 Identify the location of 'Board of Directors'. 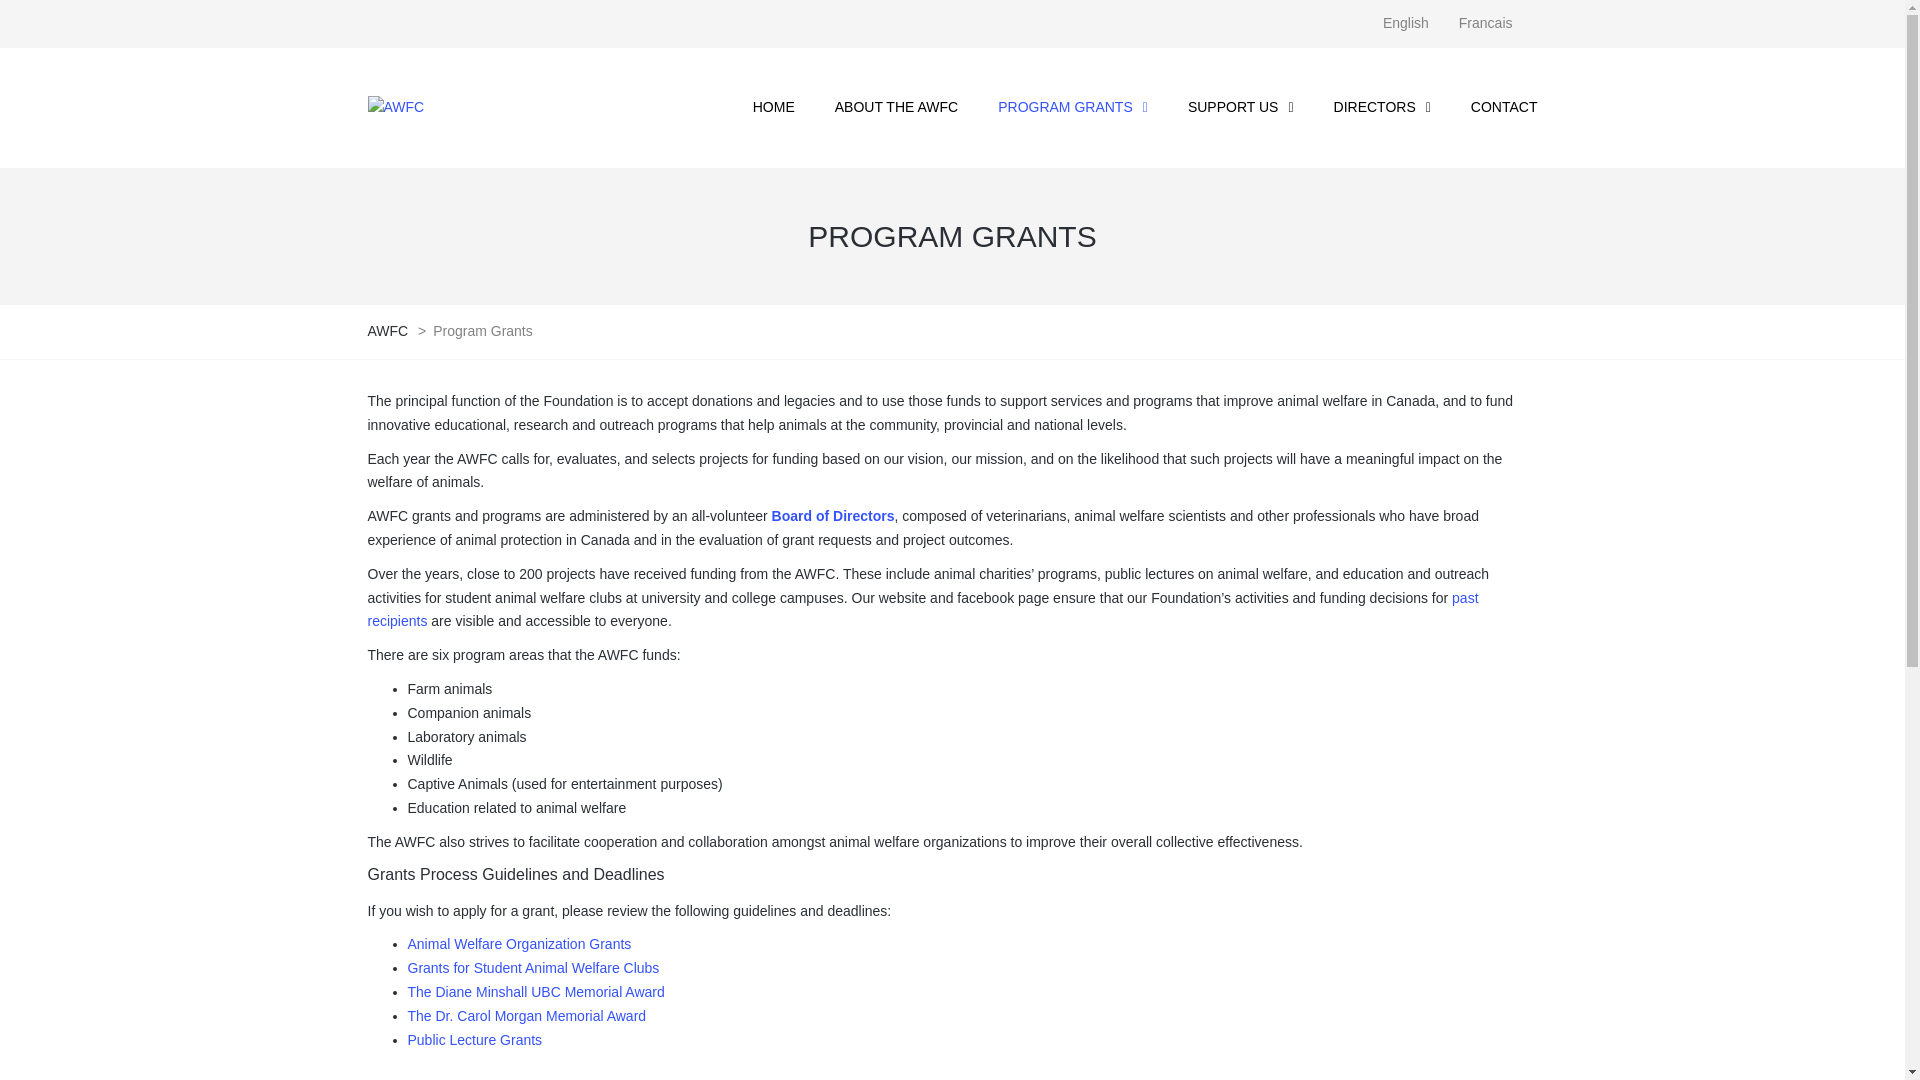
(833, 515).